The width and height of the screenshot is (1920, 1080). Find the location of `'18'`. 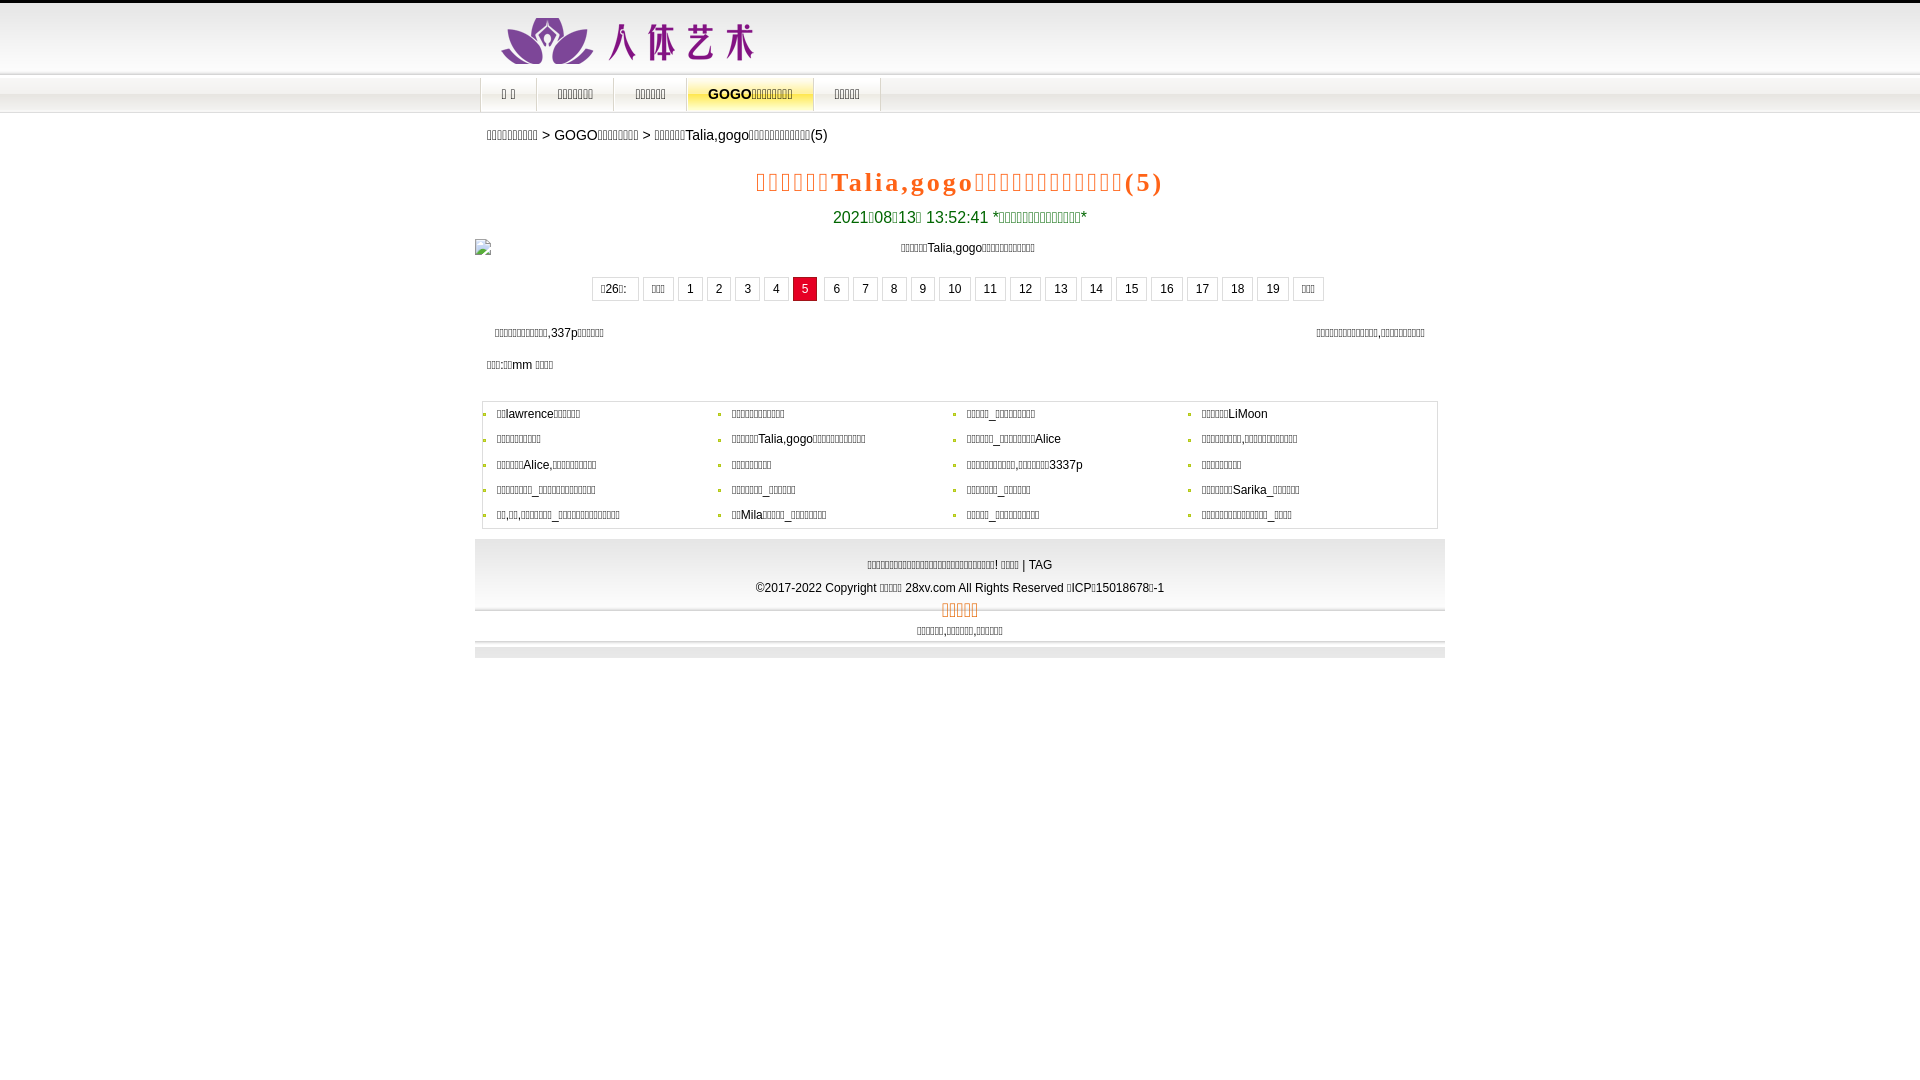

'18' is located at coordinates (1236, 289).